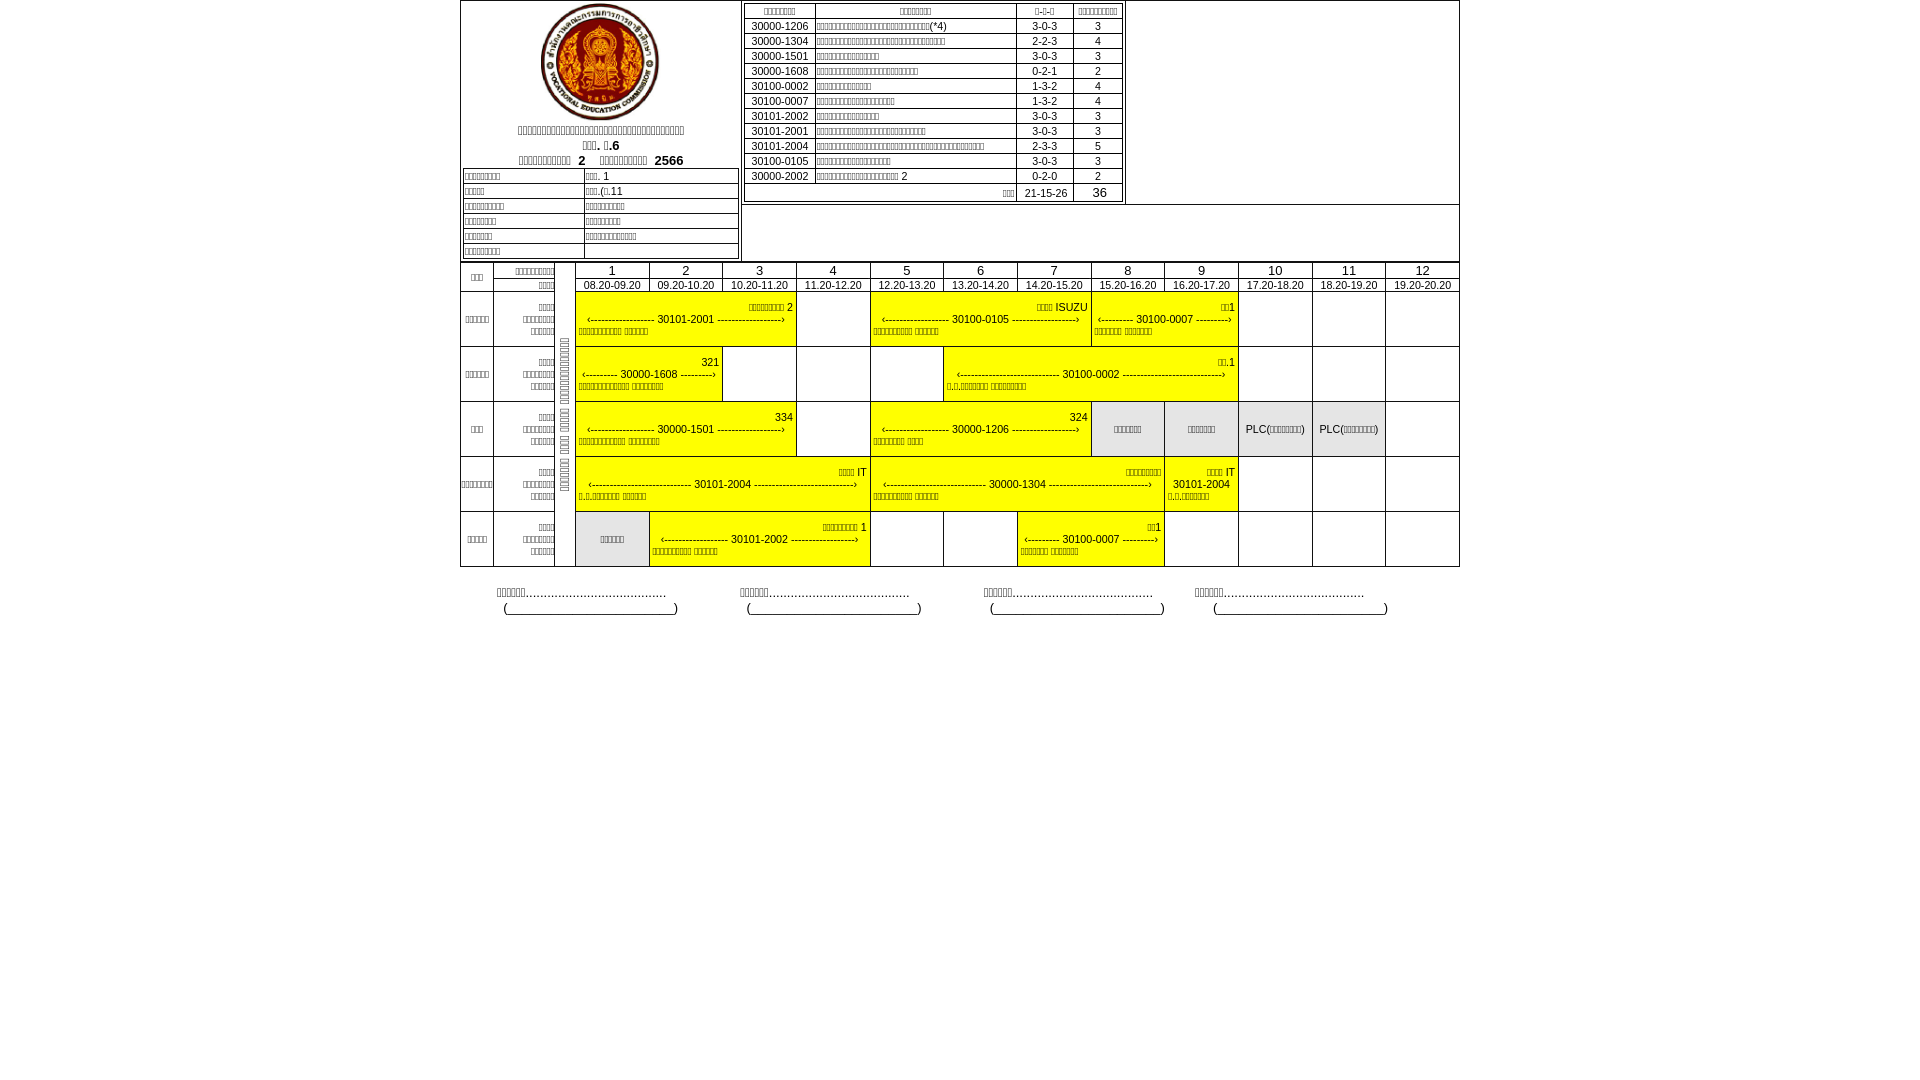 The width and height of the screenshot is (1920, 1080). What do you see at coordinates (1043, 69) in the screenshot?
I see `'0-2-1'` at bounding box center [1043, 69].